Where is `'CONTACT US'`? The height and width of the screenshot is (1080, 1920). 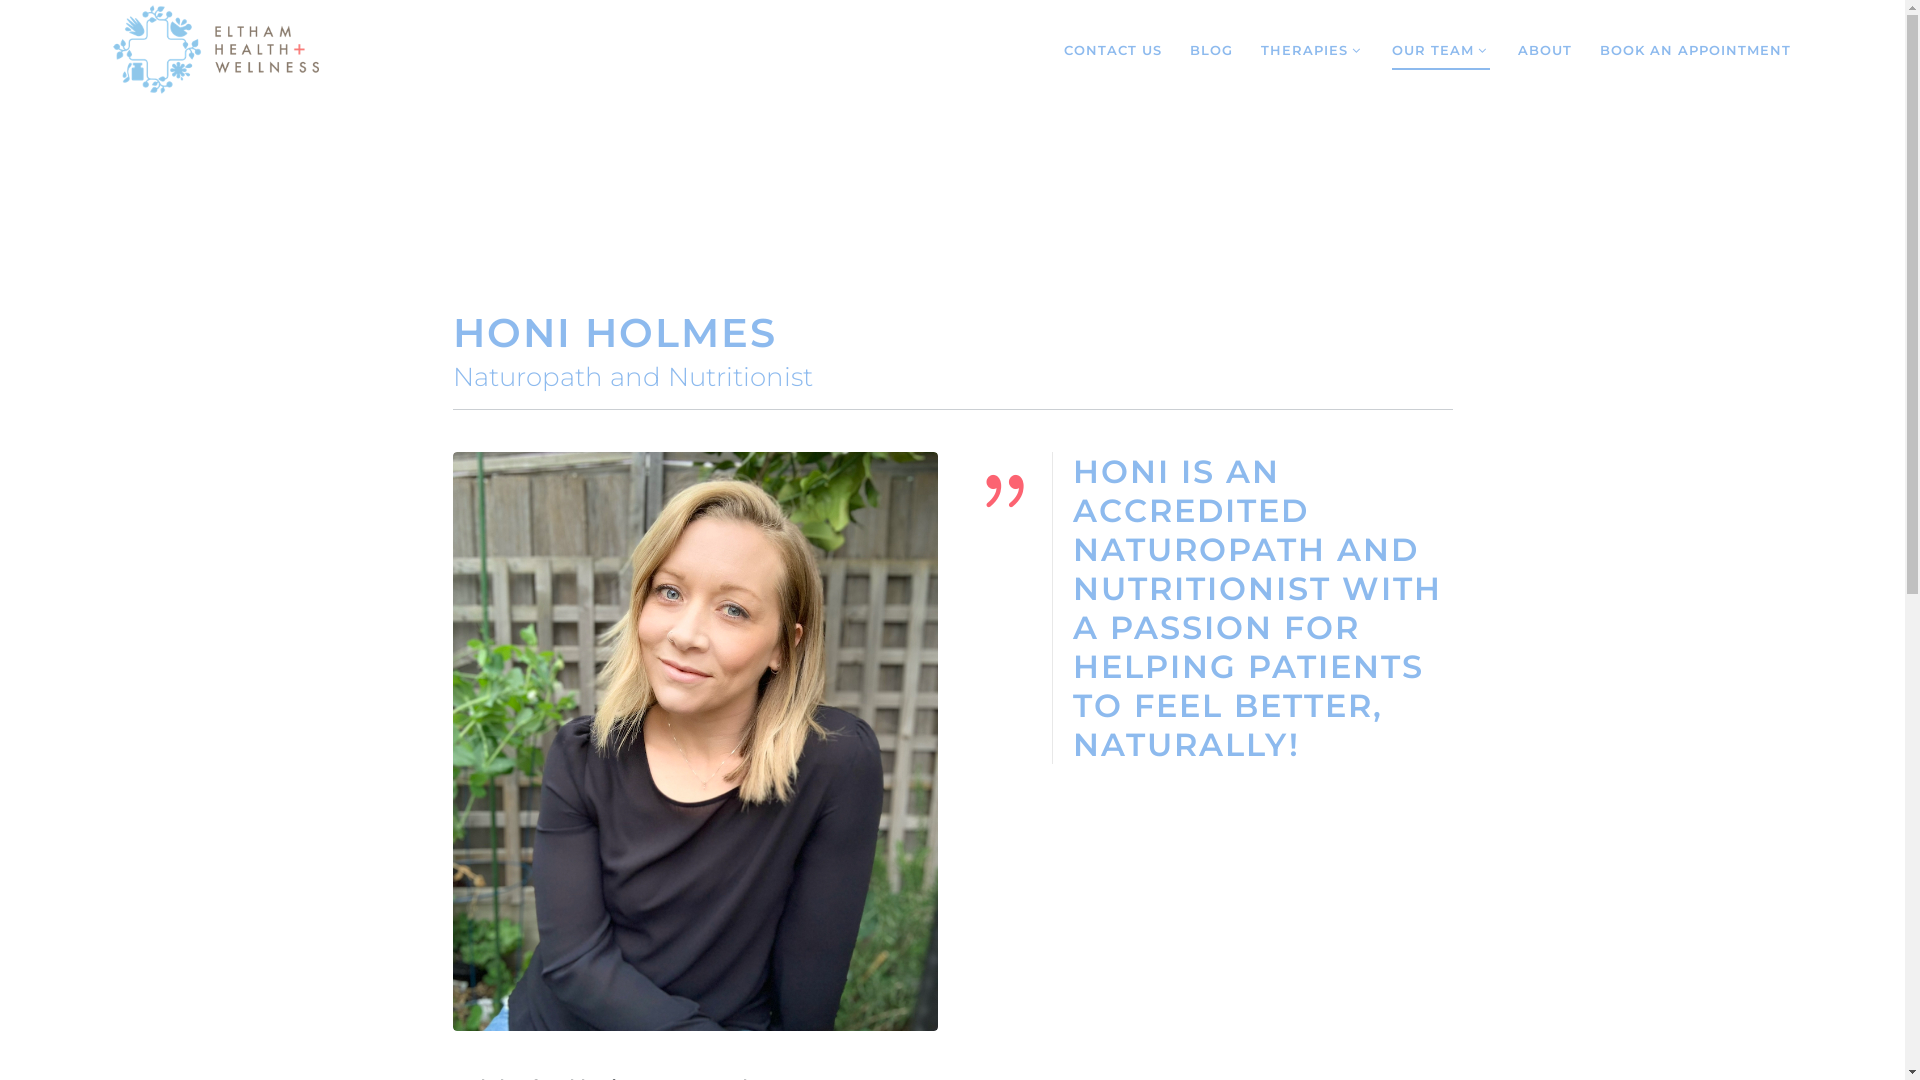 'CONTACT US' is located at coordinates (1112, 49).